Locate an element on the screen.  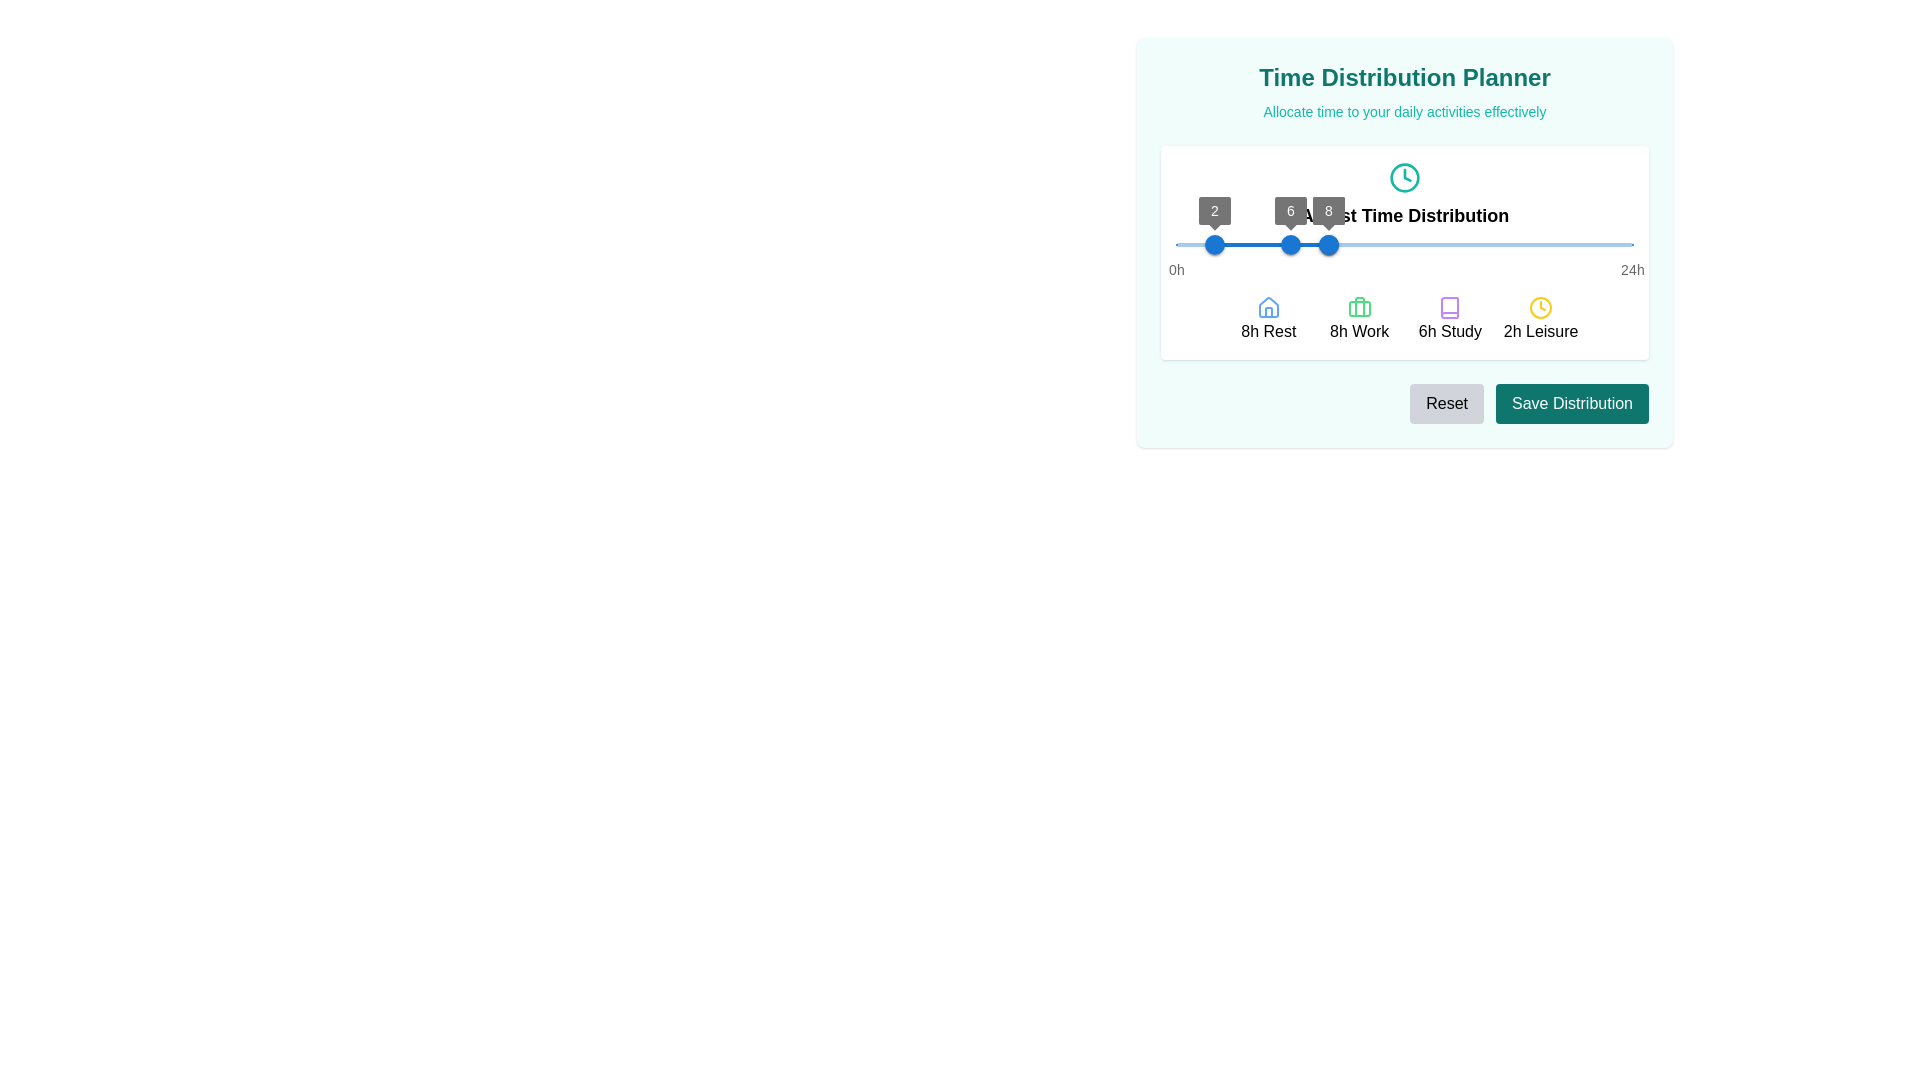
the graphical representation for the 'Rest' category icon located centrally above the '8h Rest' text in the time distribution planning interface is located at coordinates (1267, 308).